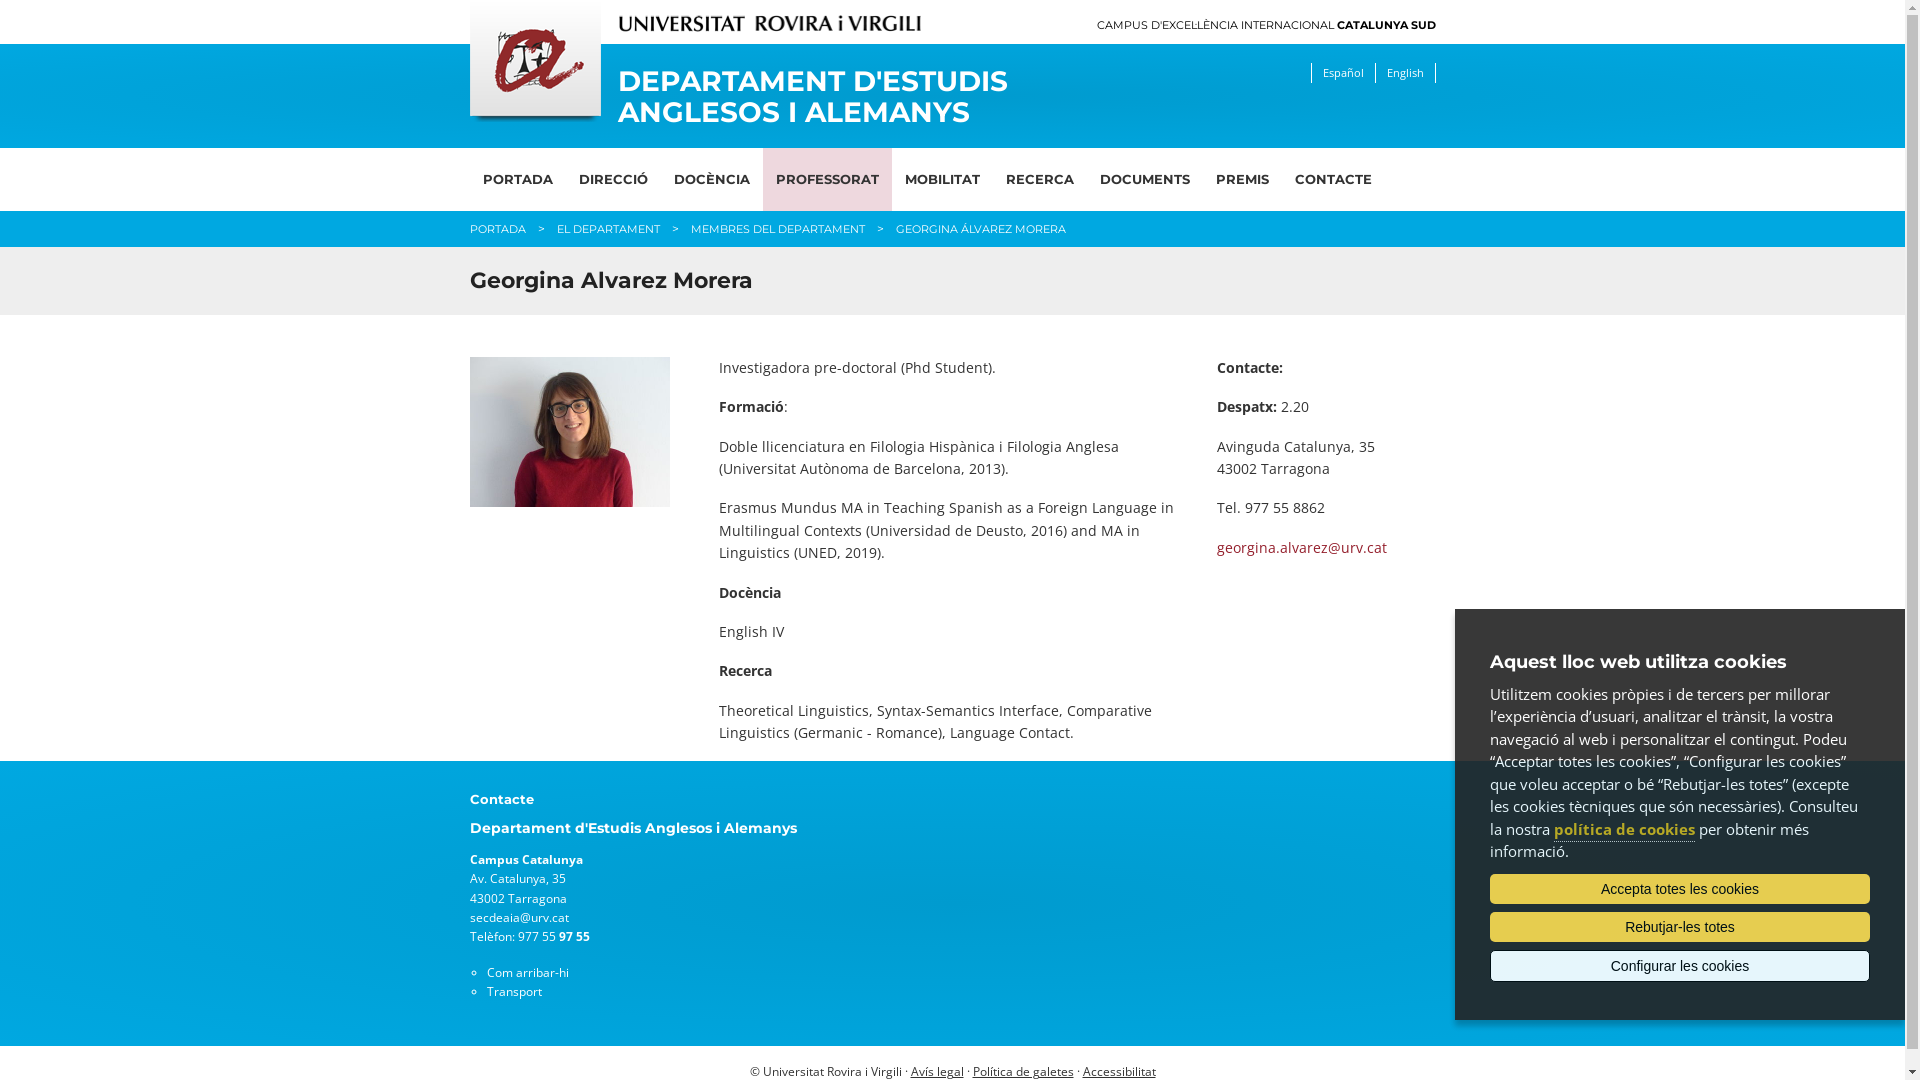  I want to click on 'PORTADA', so click(469, 227).